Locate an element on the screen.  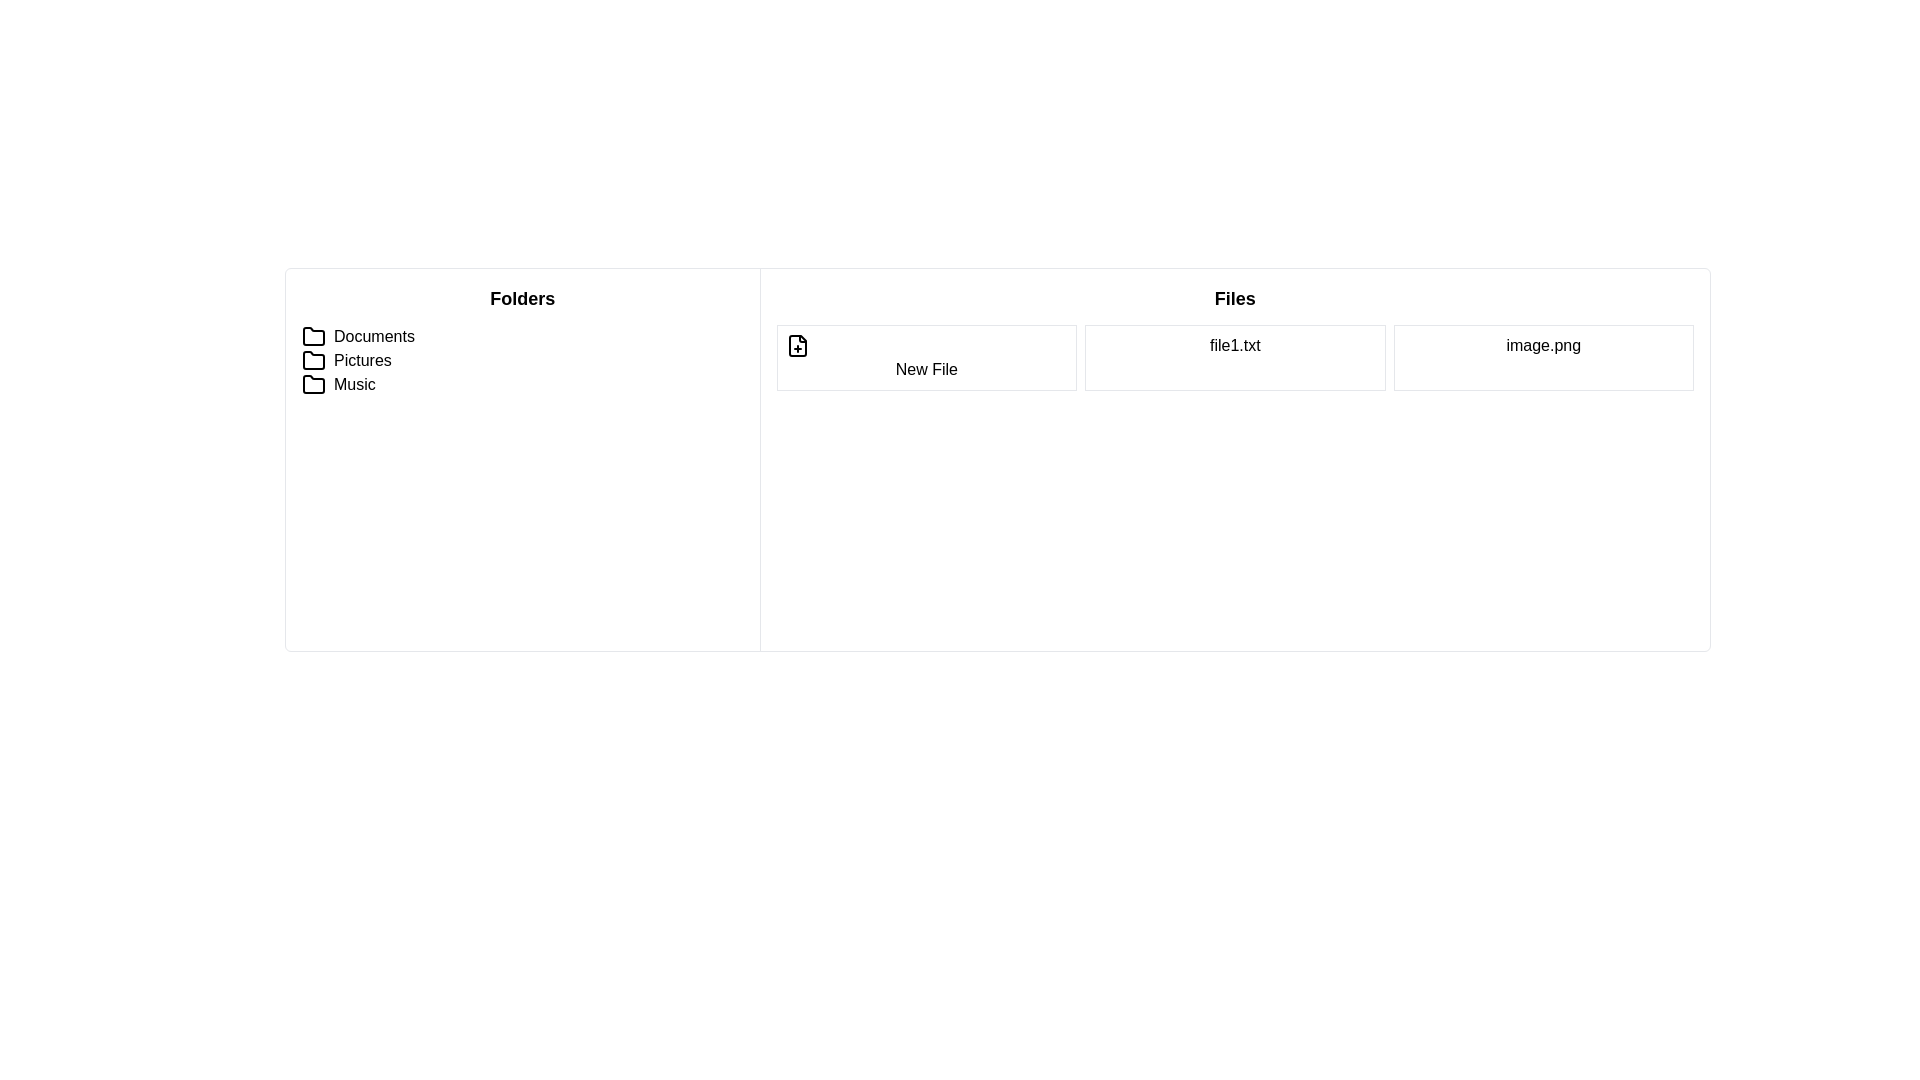
the folder icon, which resembles a minimalistic directory folder with a tab, located is located at coordinates (312, 335).